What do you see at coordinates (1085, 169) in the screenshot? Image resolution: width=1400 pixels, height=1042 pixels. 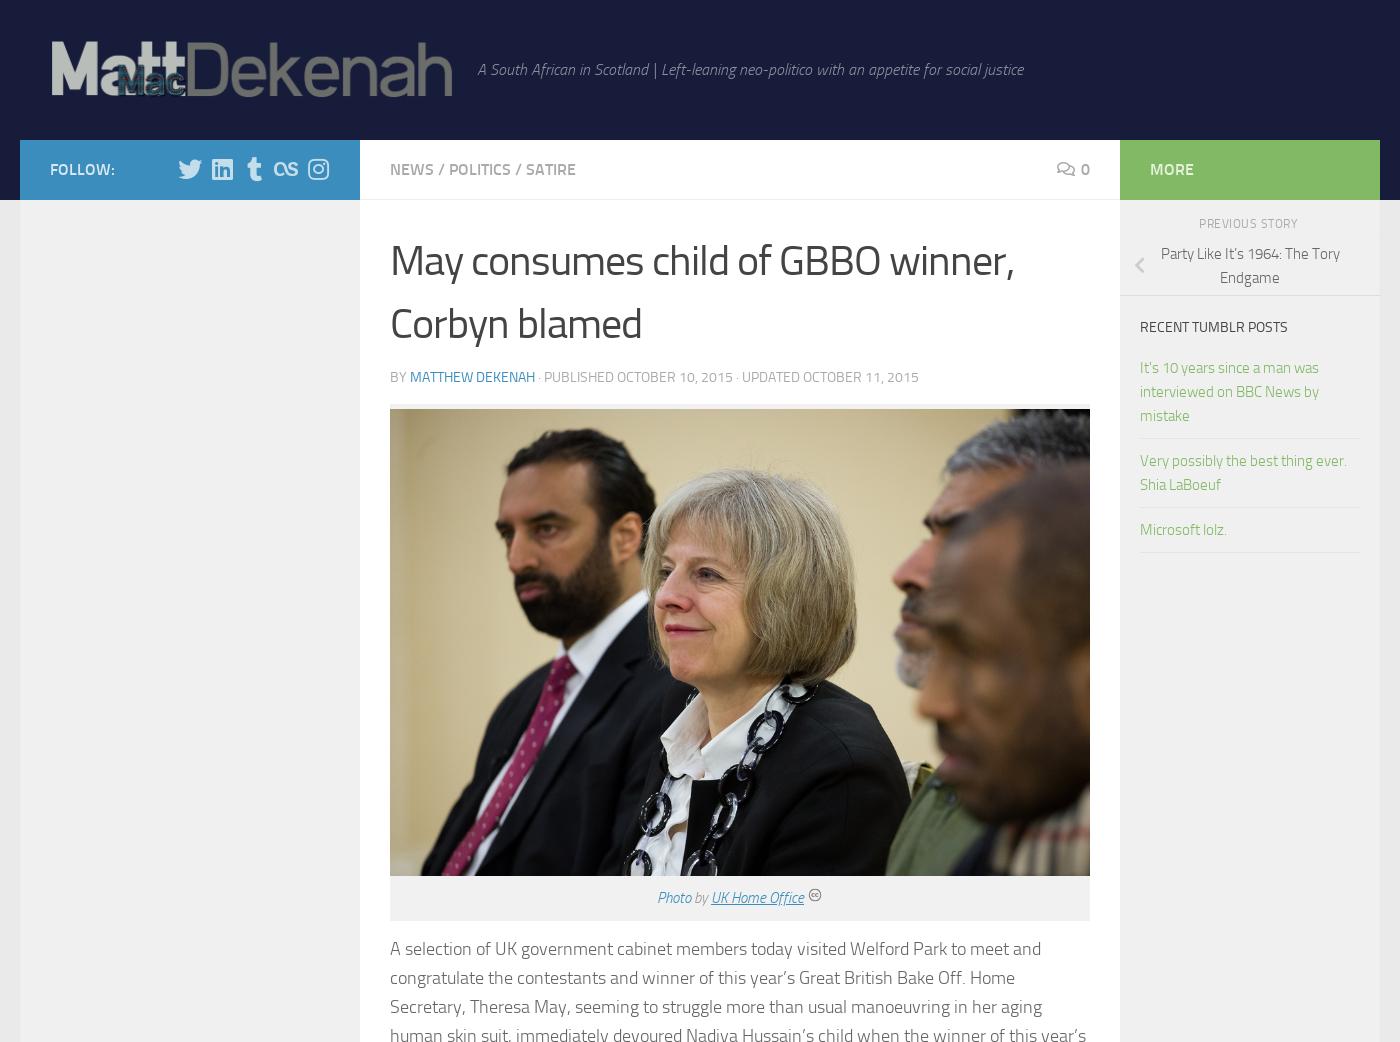 I see `'0'` at bounding box center [1085, 169].